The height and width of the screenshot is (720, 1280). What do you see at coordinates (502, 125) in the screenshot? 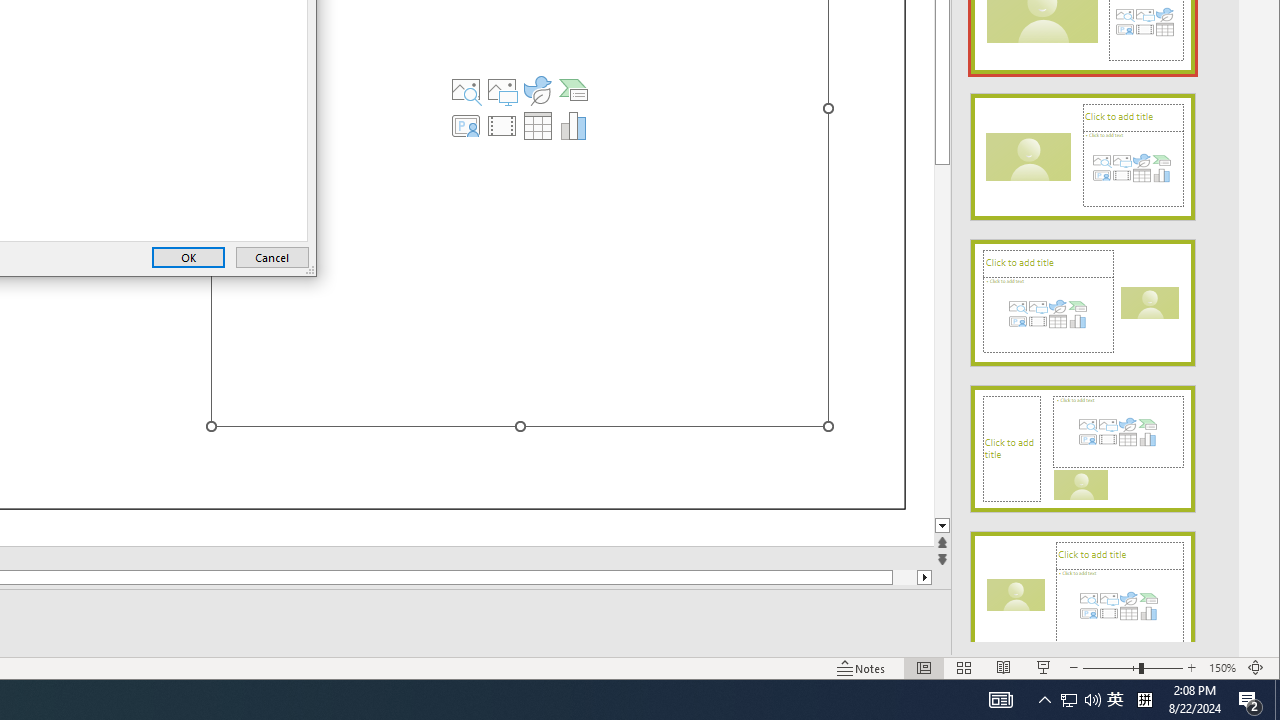
I see `'Insert Video'` at bounding box center [502, 125].